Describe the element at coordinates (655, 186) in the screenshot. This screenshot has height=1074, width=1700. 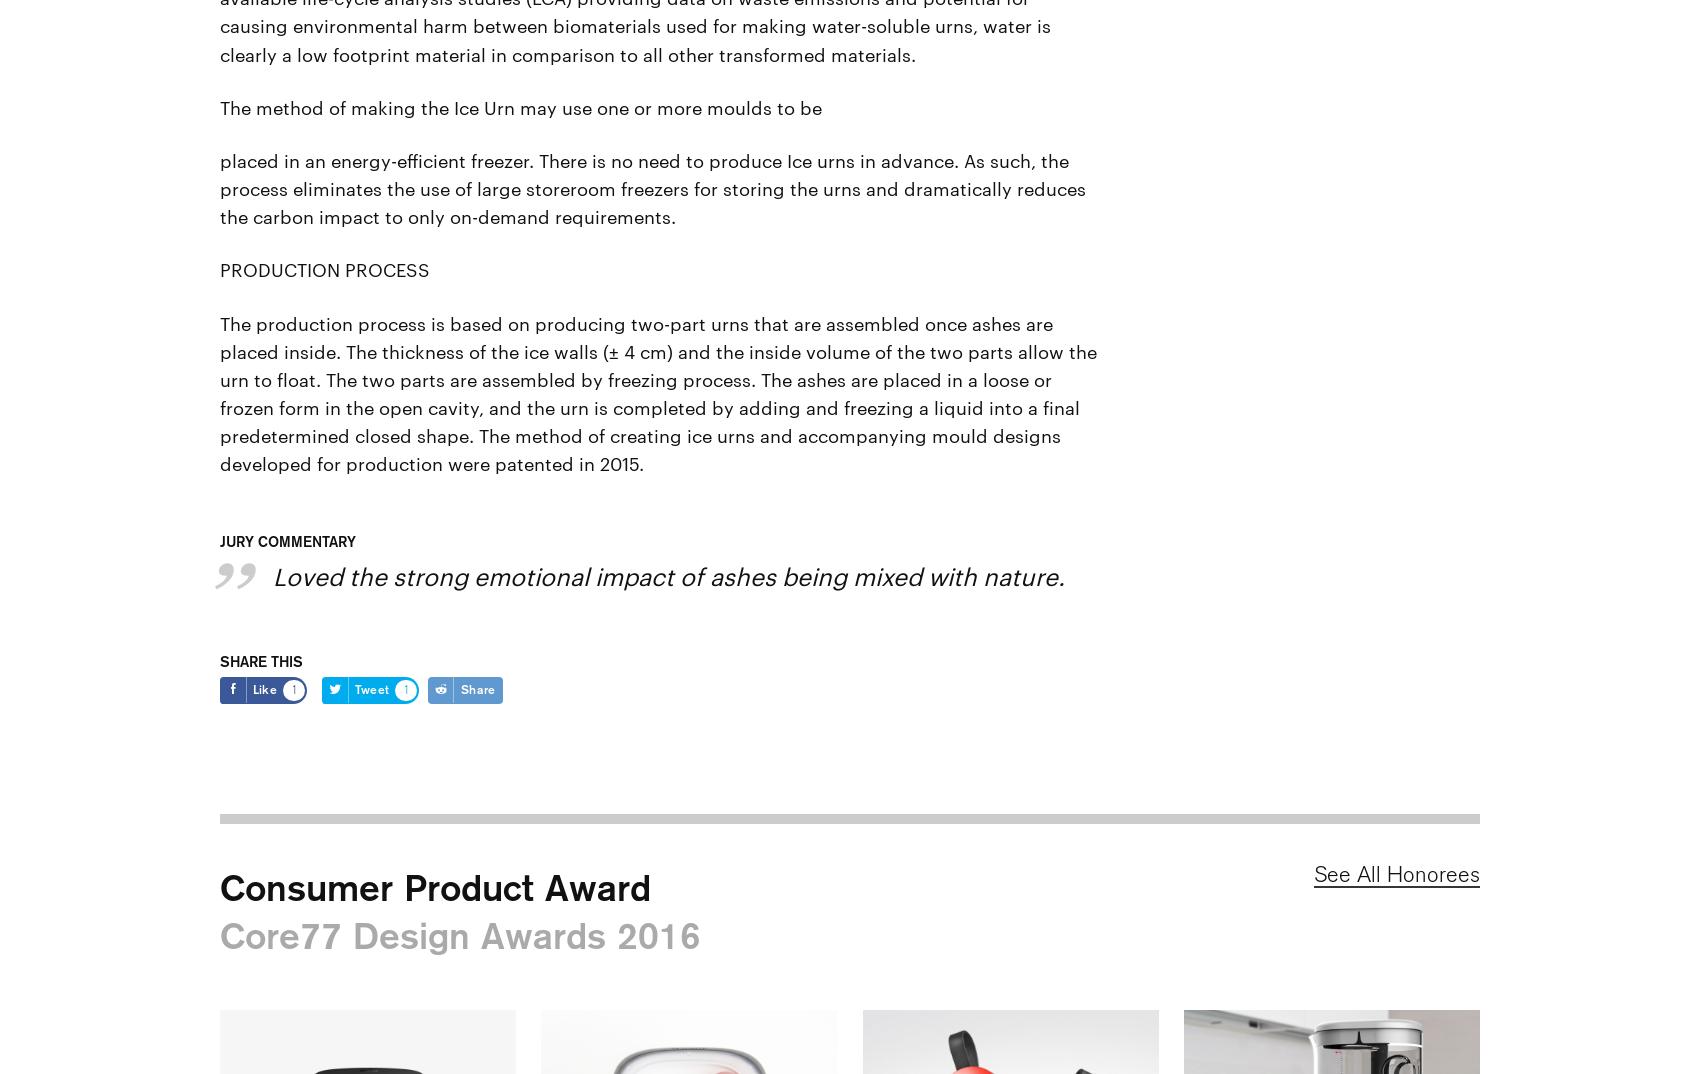
I see `'placed in an energy-efficient freezer. There is no need to produce Ice urns in advance. As such, the process eliminates the use of large storeroom freezers for storing the urns and dramatically reduces the carbon impact to only on-demand requirements.'` at that location.